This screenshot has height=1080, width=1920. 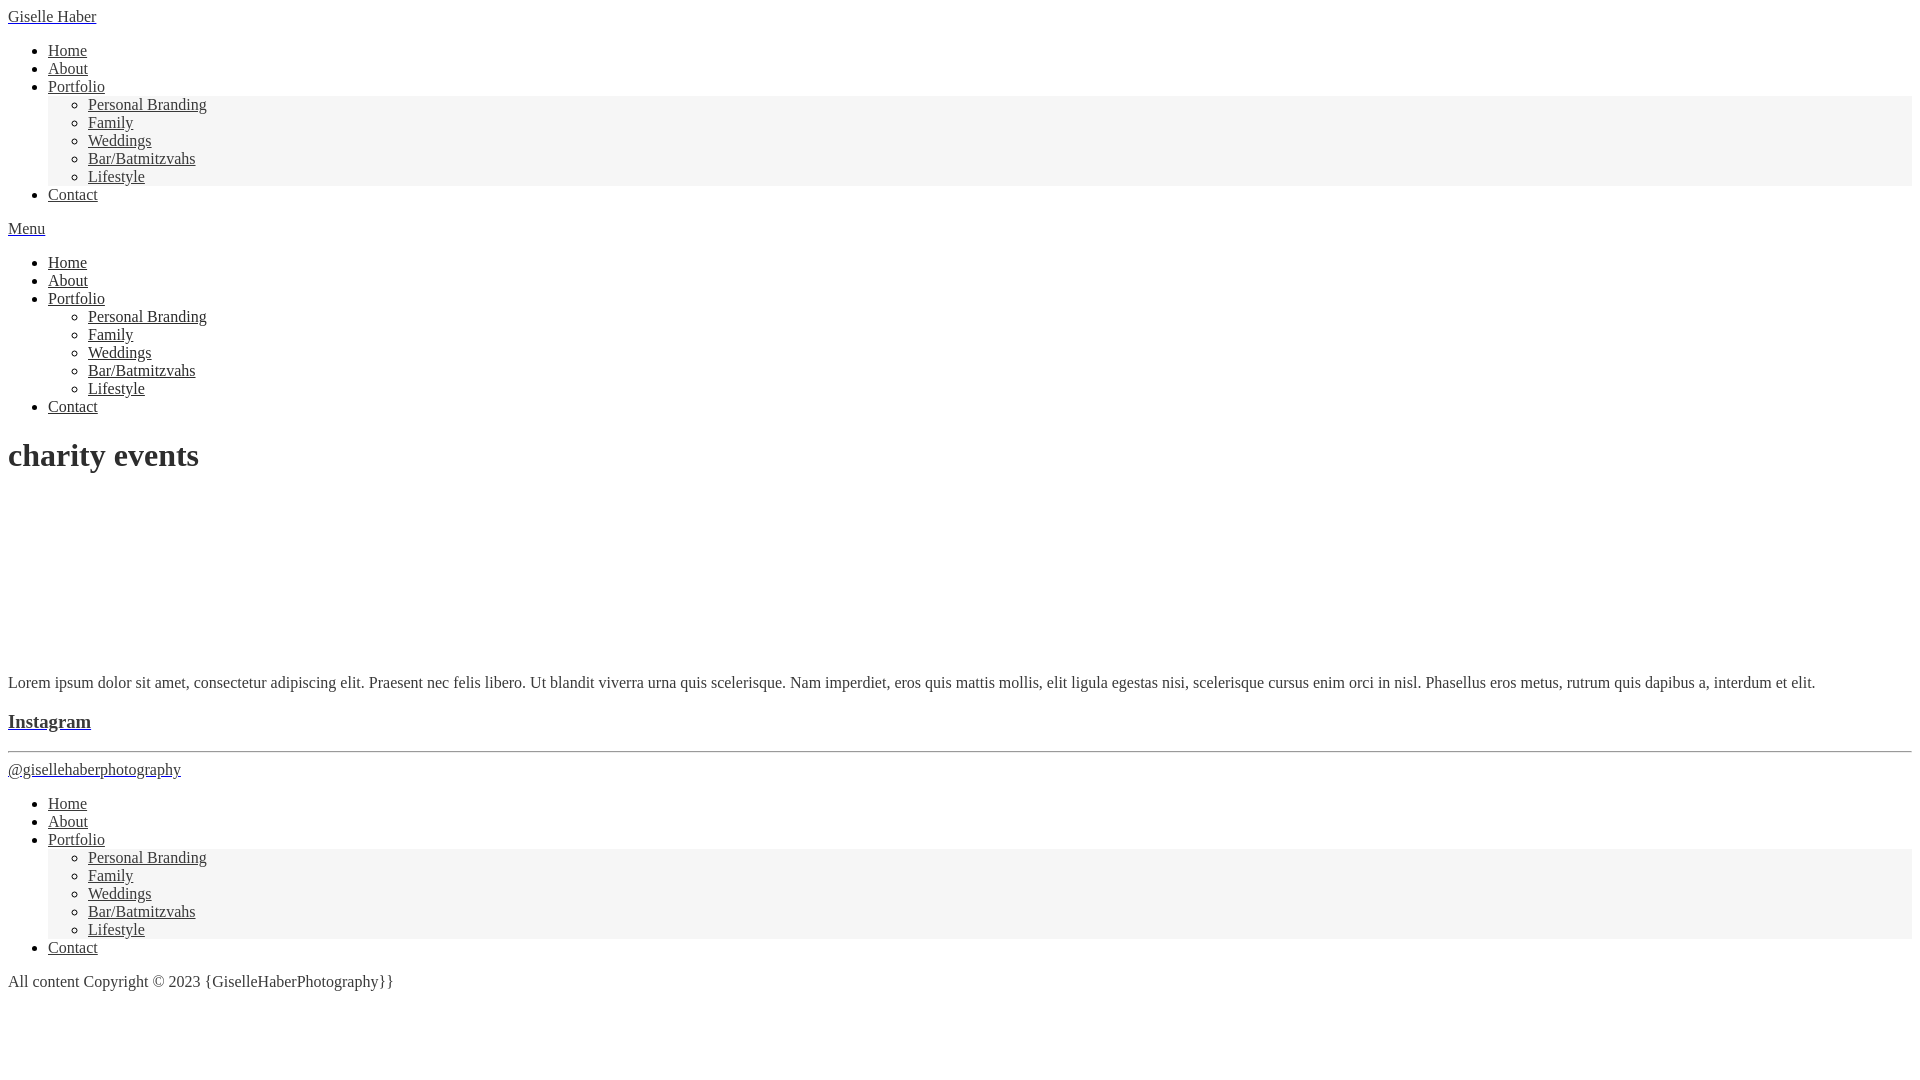 What do you see at coordinates (146, 315) in the screenshot?
I see `'Personal Branding'` at bounding box center [146, 315].